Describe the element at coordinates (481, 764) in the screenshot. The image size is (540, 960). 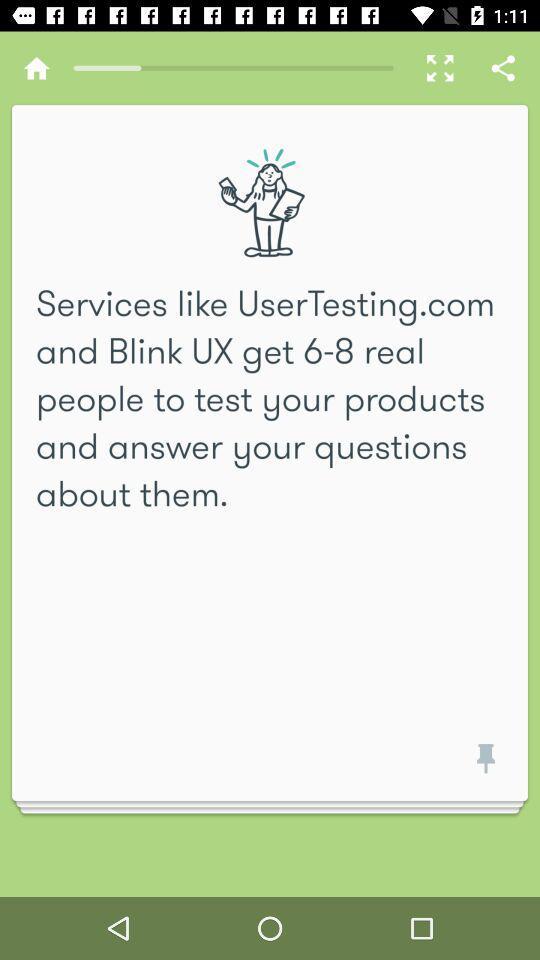
I see `pin button` at that location.